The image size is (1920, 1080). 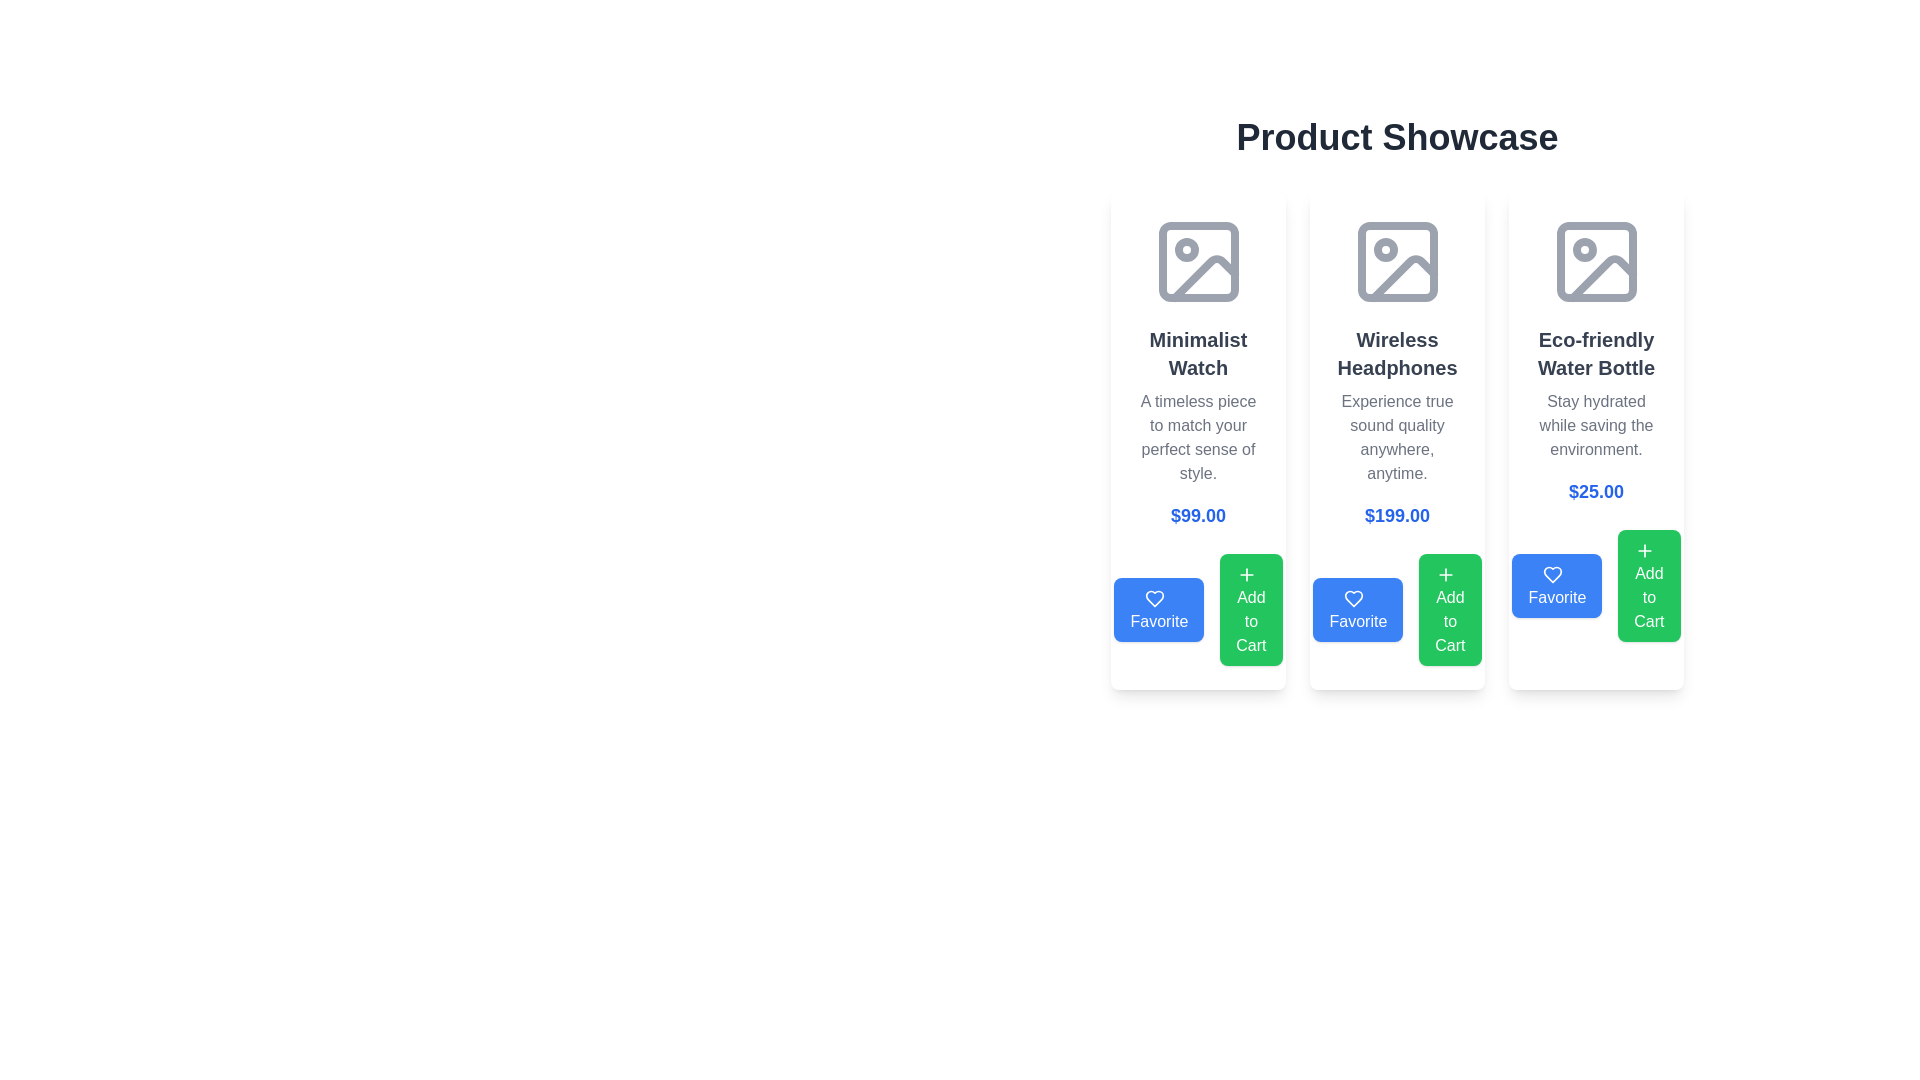 What do you see at coordinates (1198, 353) in the screenshot?
I see `the bold text label displaying 'Minimalist Watch' which is centered within a white card interface` at bounding box center [1198, 353].